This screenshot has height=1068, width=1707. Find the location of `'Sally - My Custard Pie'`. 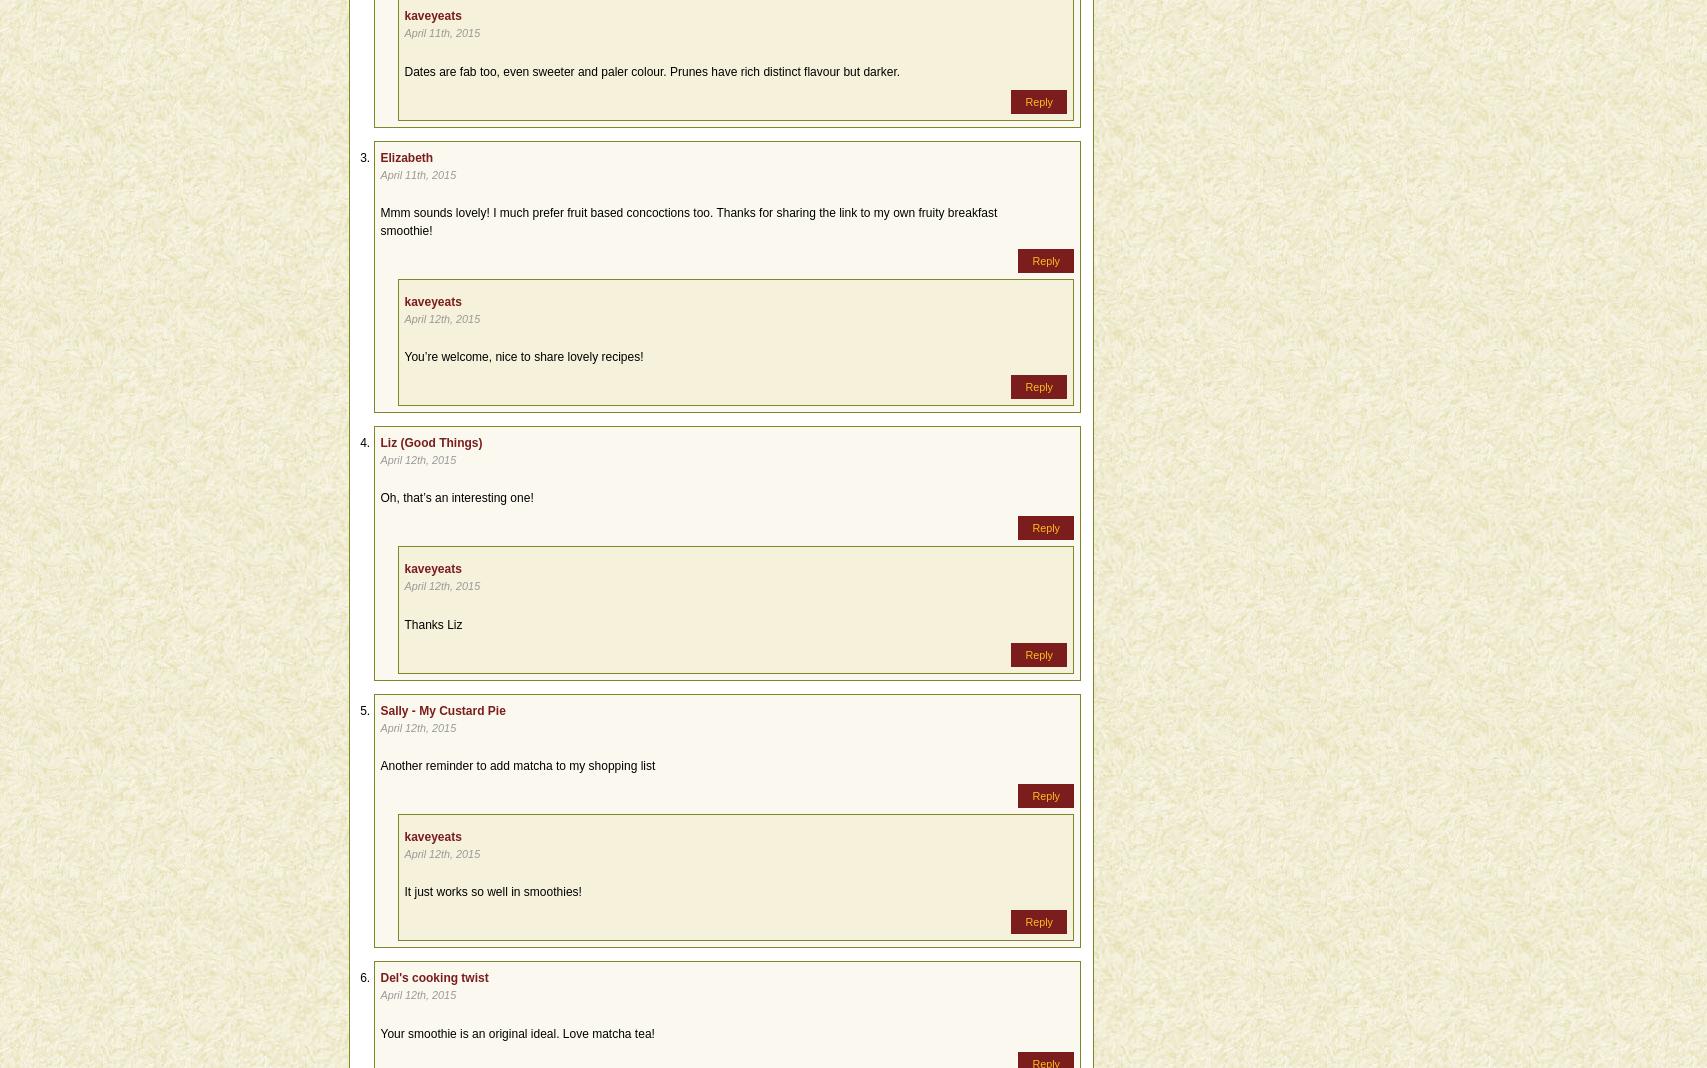

'Sally - My Custard Pie' is located at coordinates (442, 710).